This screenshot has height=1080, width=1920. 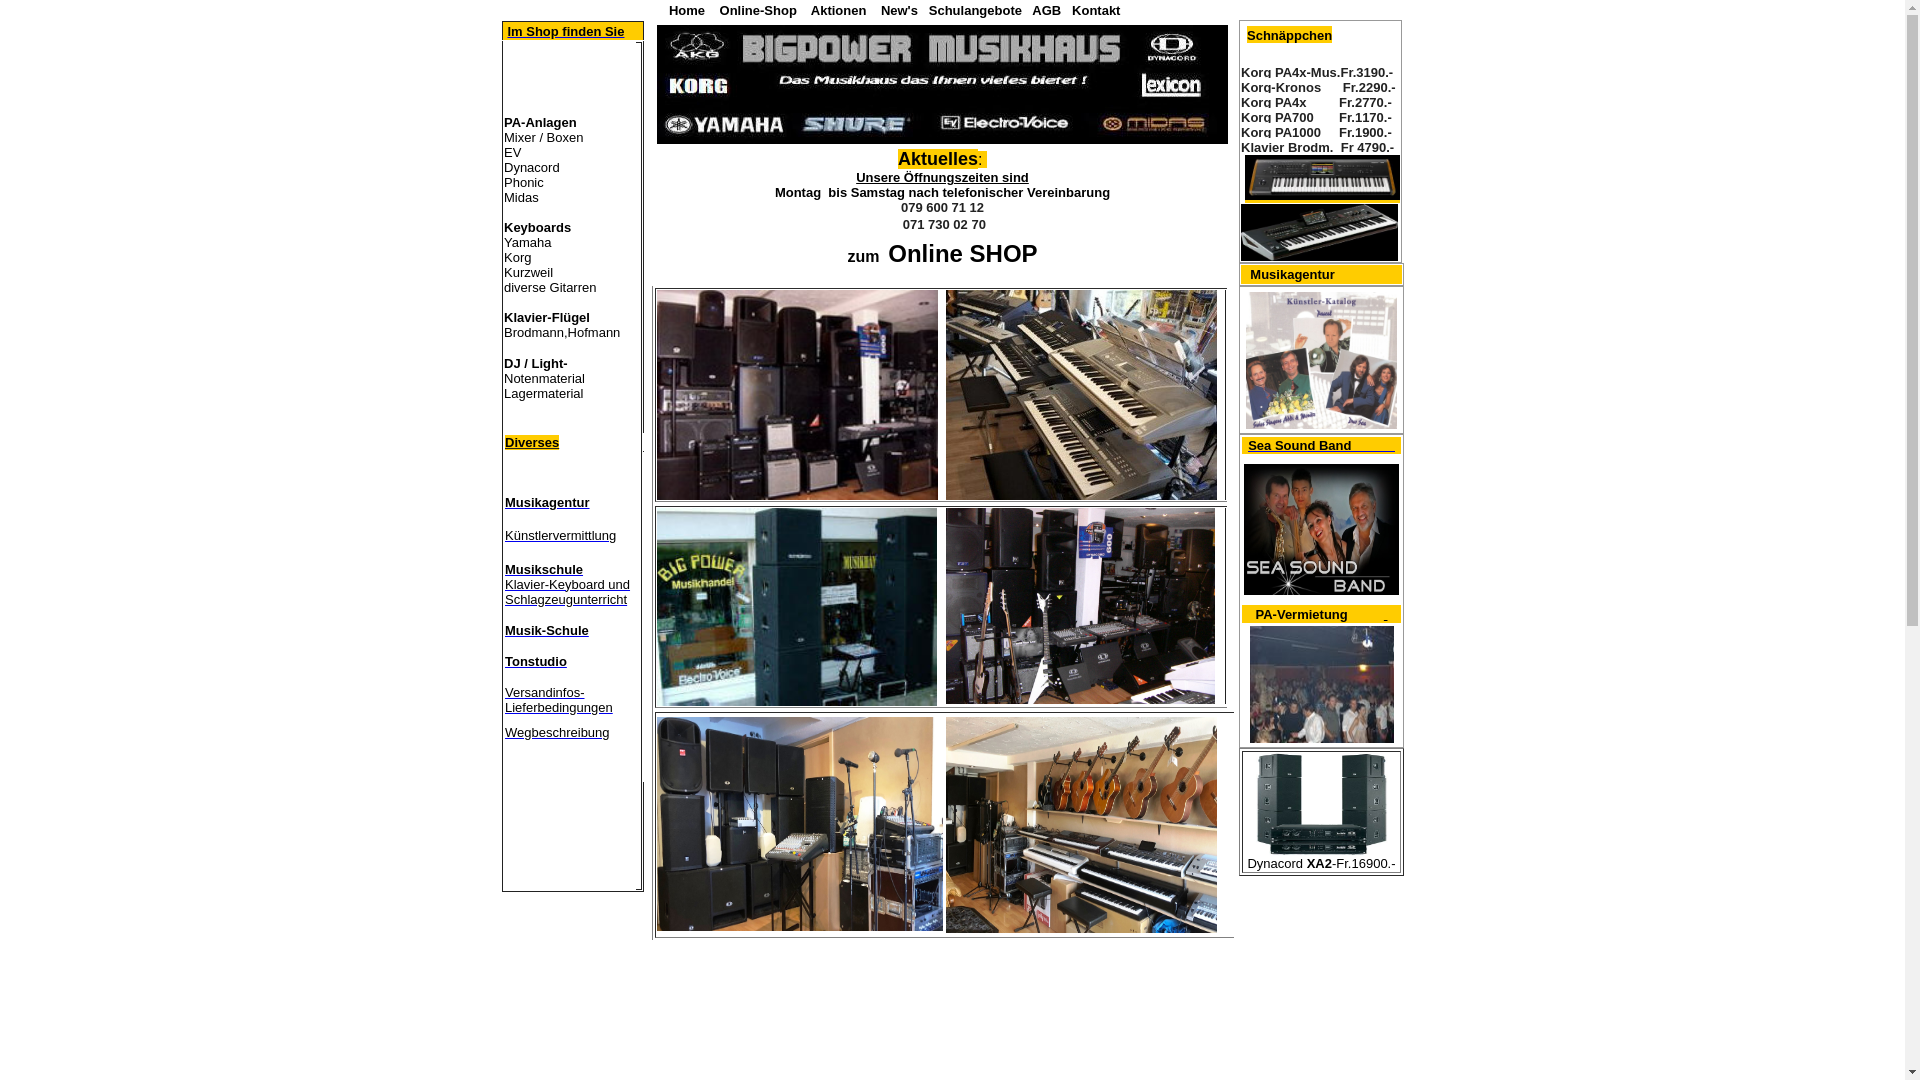 I want to click on 'AGB', so click(x=1045, y=10).